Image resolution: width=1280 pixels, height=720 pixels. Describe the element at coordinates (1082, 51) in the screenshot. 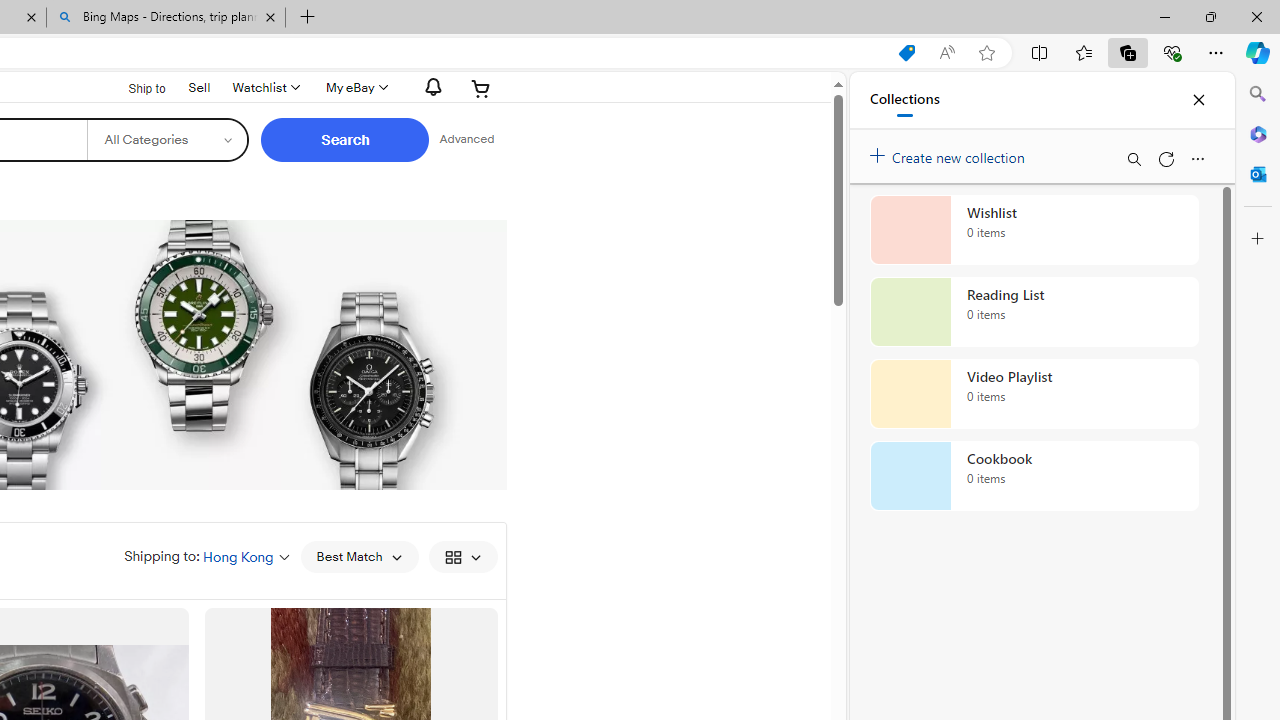

I see `'Favorites'` at that location.